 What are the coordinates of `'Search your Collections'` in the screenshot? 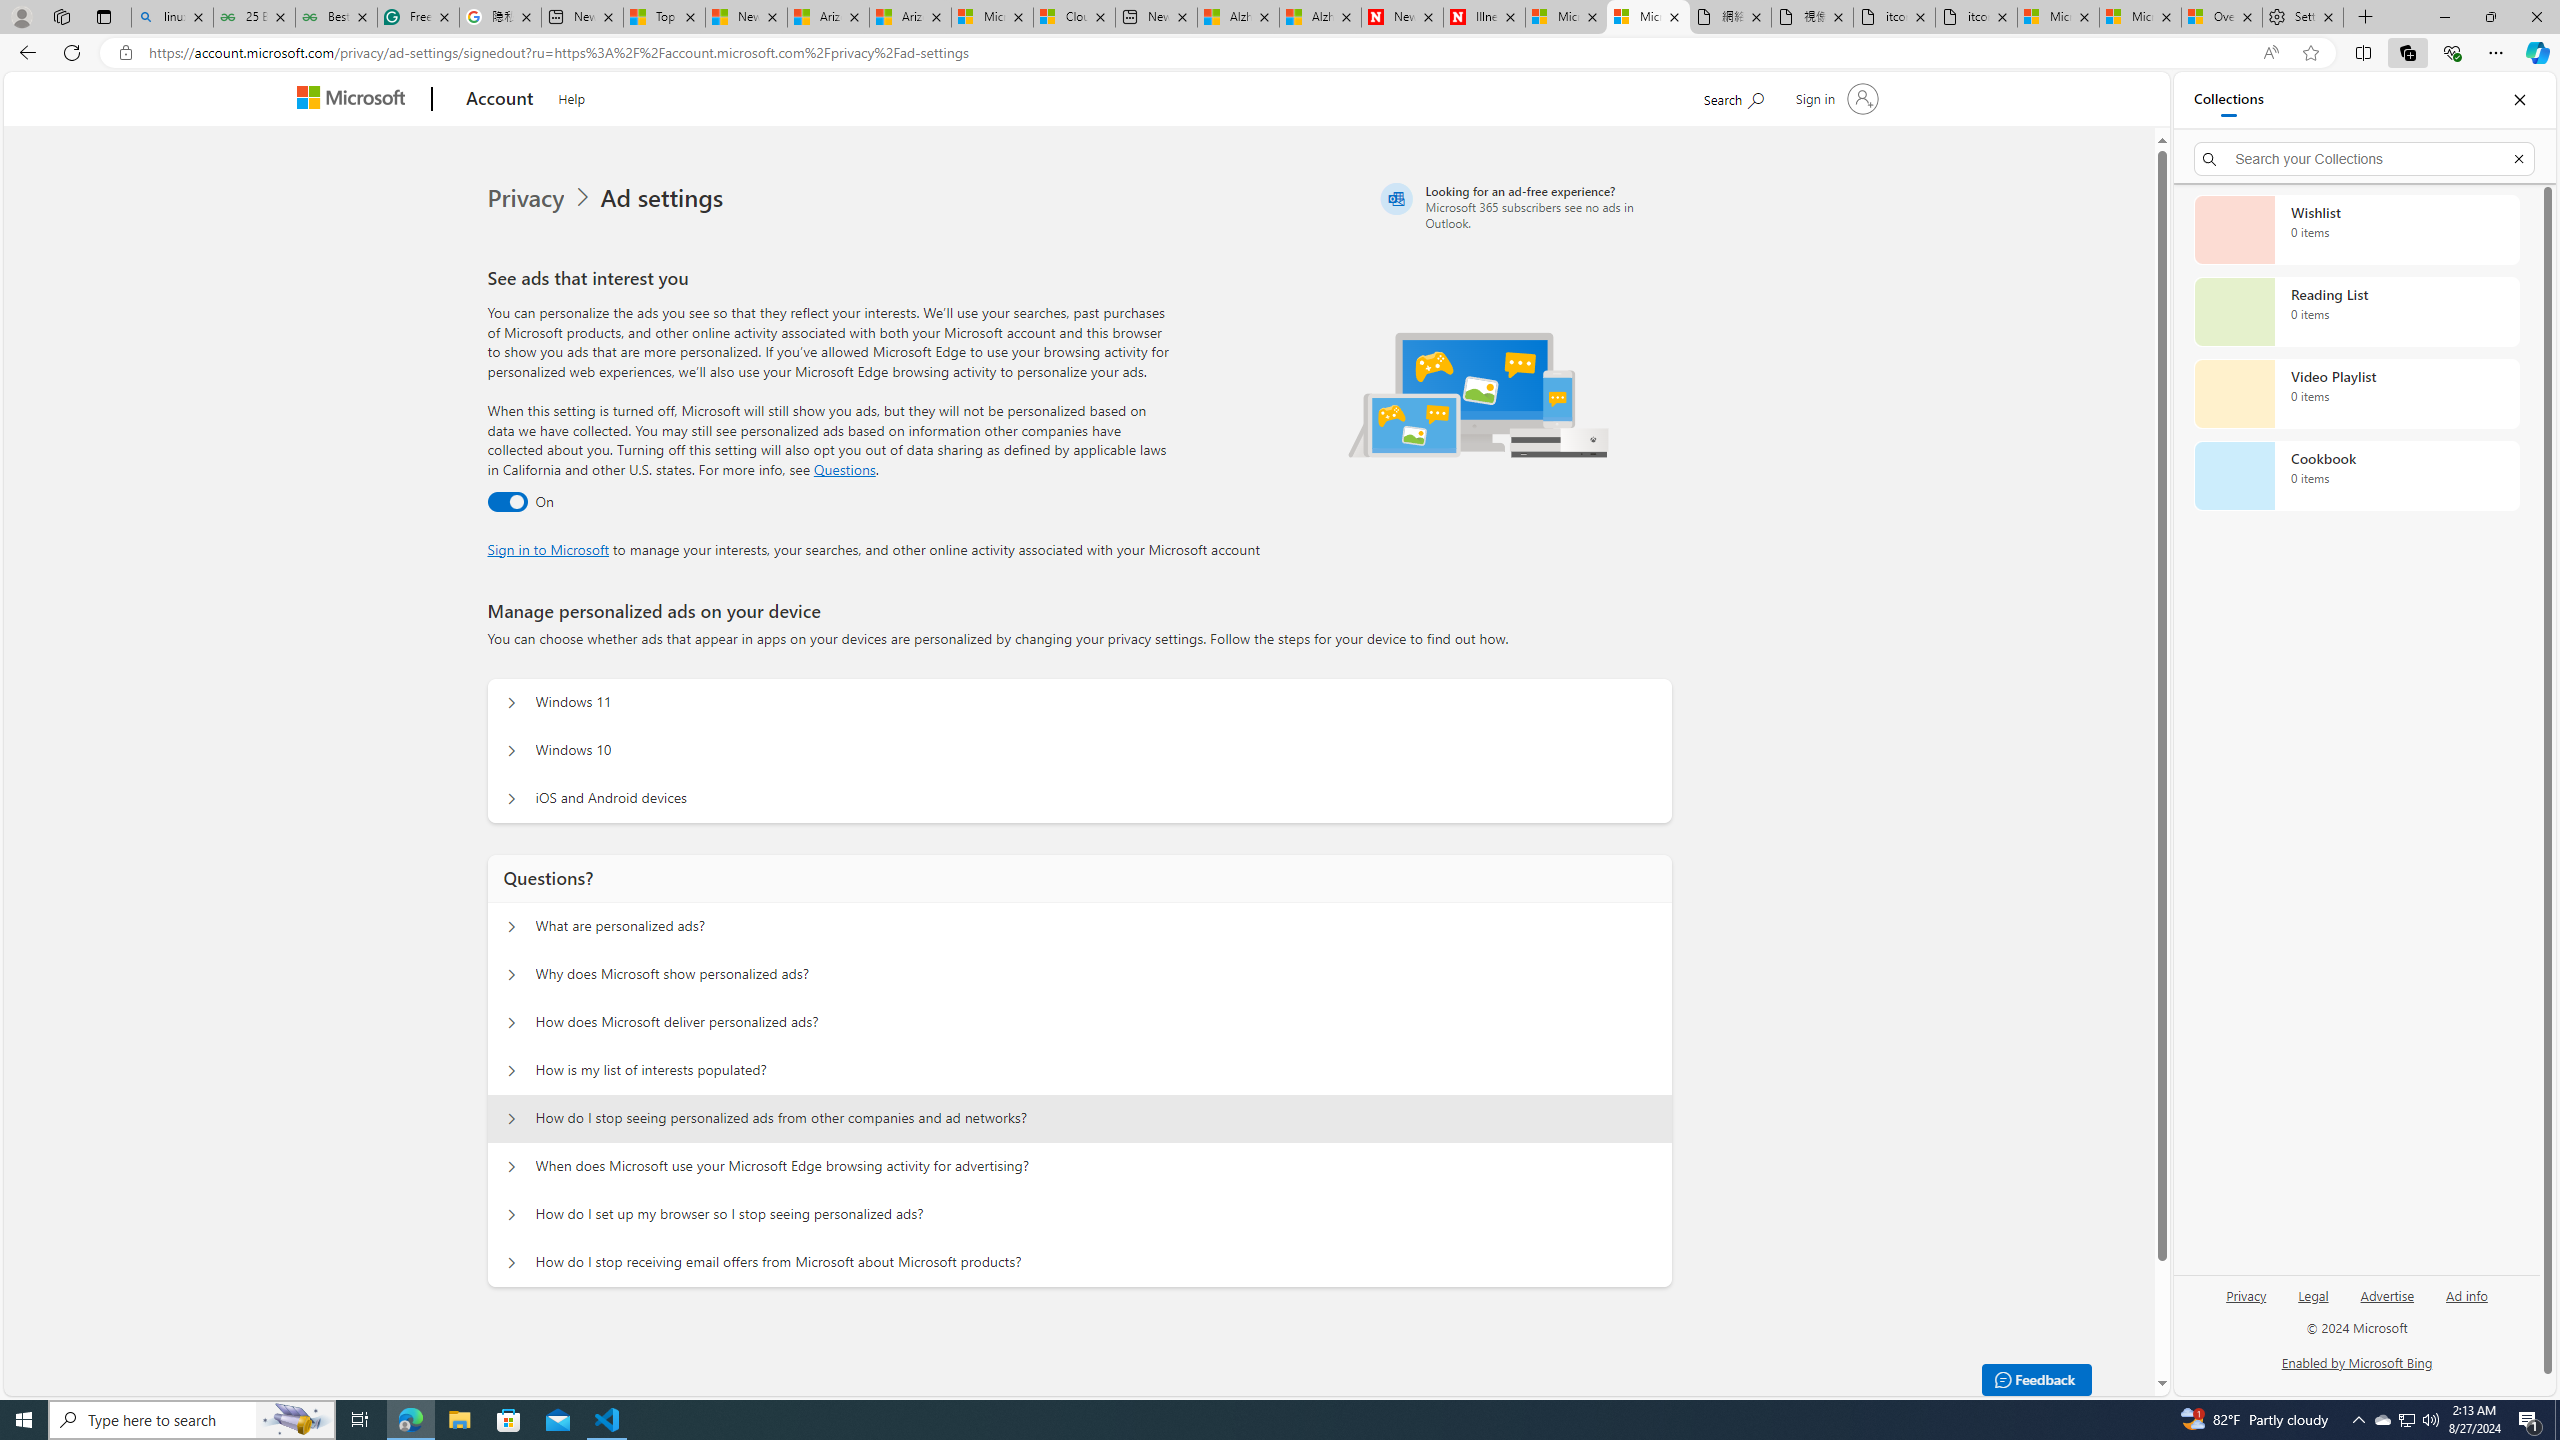 It's located at (2364, 158).